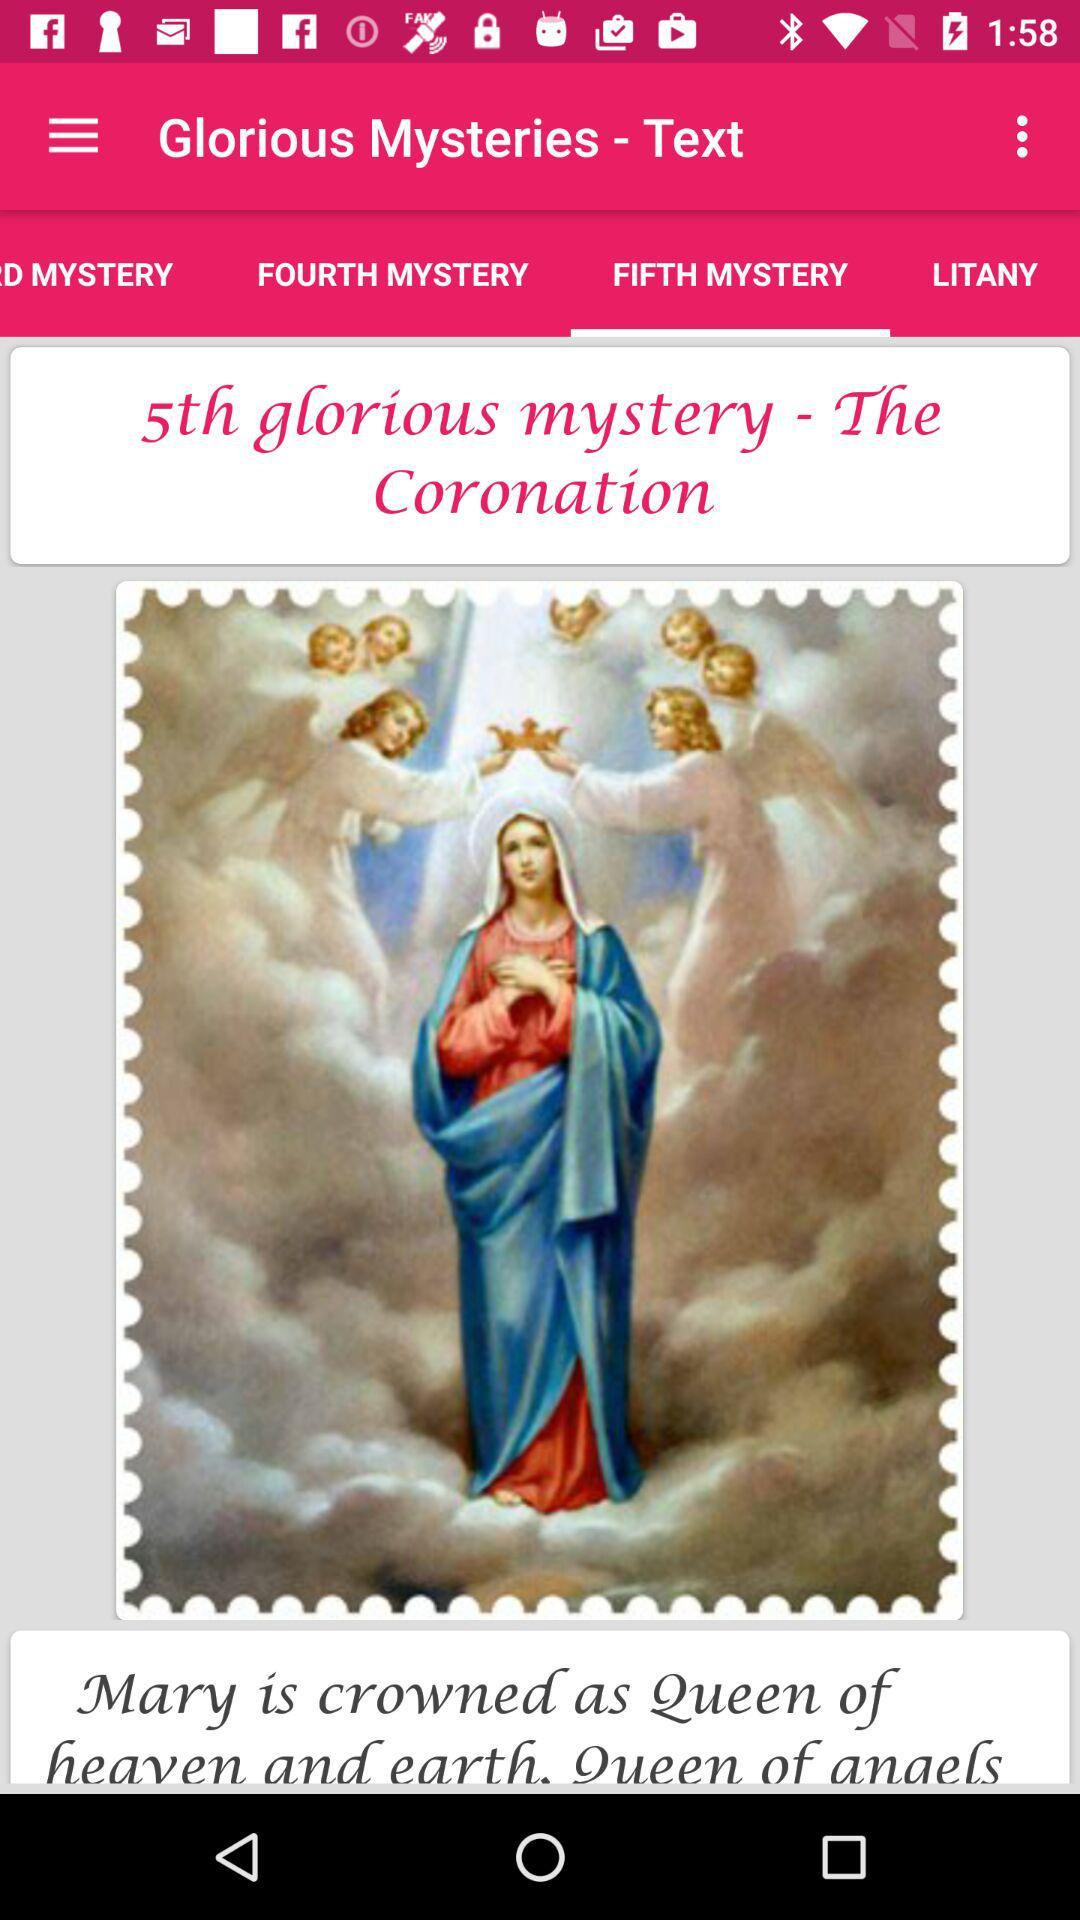  Describe the element at coordinates (984, 272) in the screenshot. I see `the item next to the fifth mystery app` at that location.